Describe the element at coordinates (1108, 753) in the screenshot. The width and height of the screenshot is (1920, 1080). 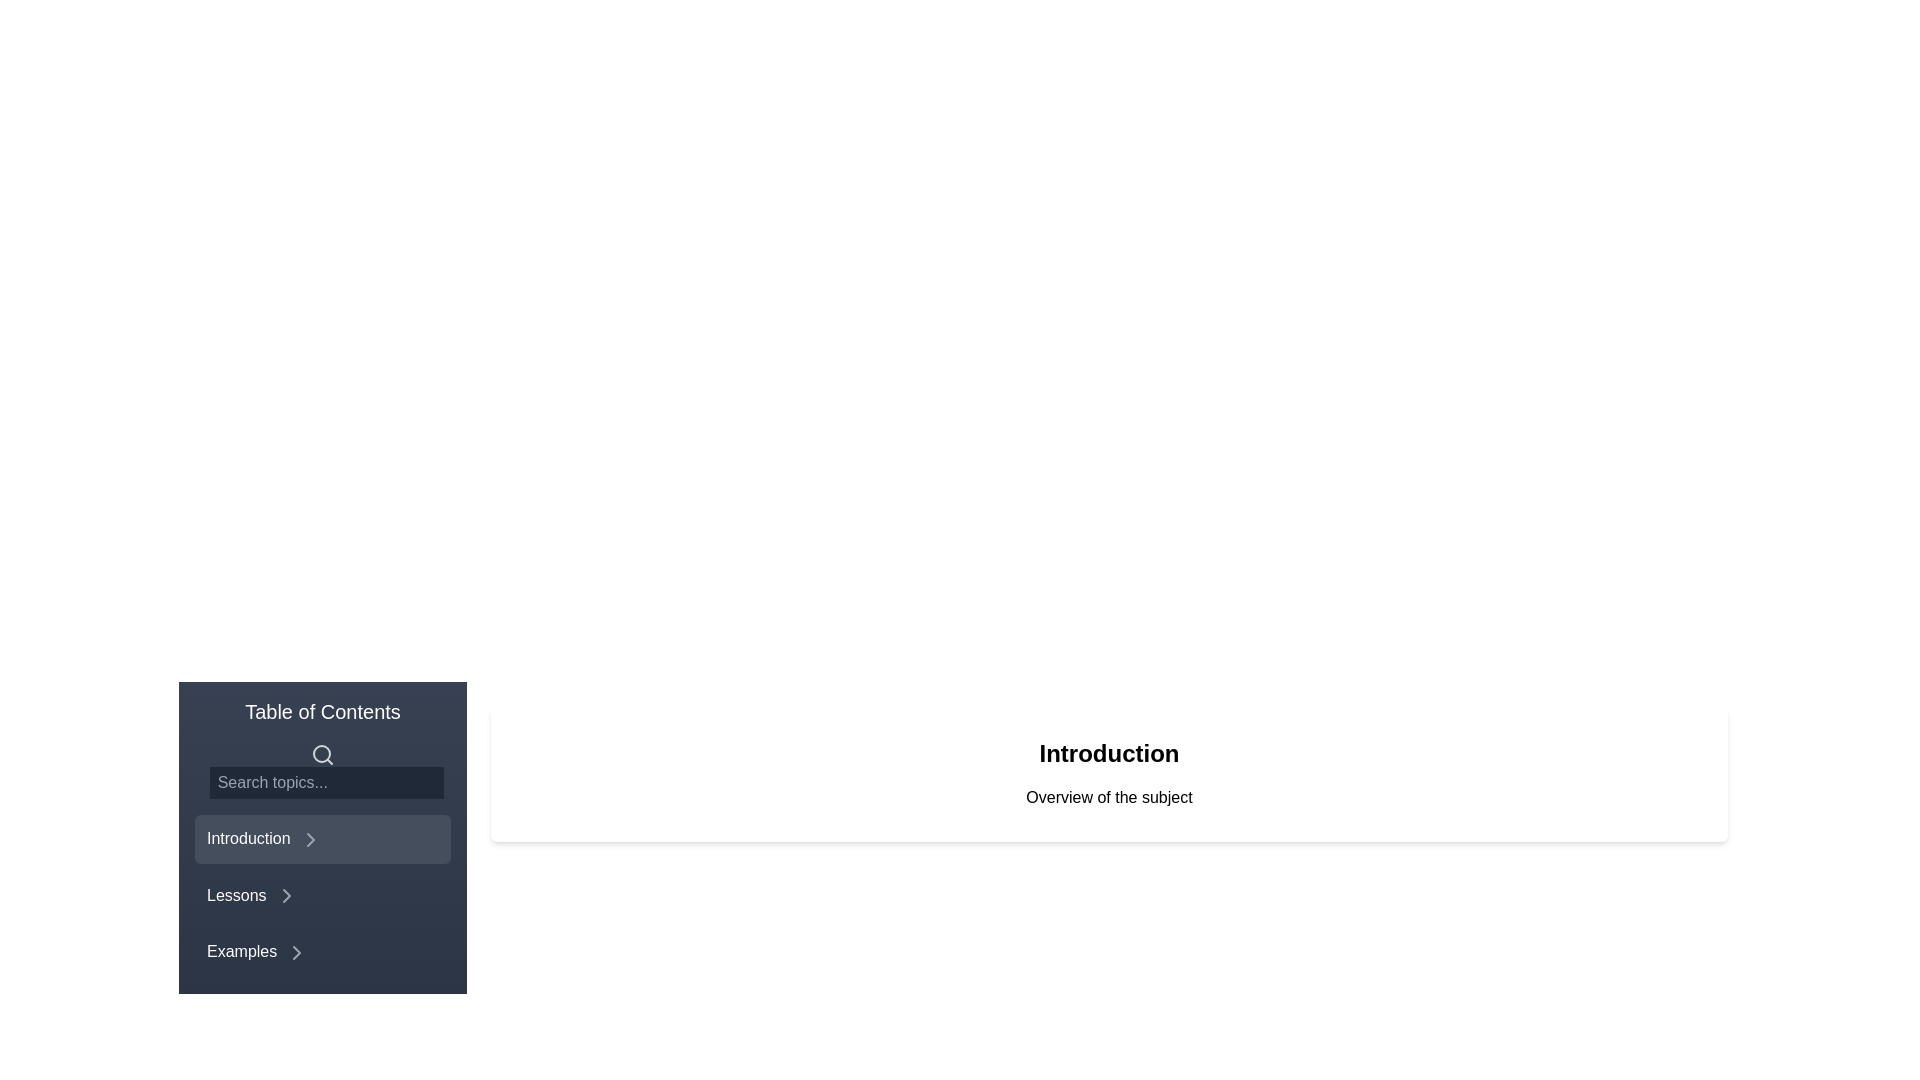
I see `text title labeled 'Introduction' which is displayed prominently in bold at the top of the right panel` at that location.